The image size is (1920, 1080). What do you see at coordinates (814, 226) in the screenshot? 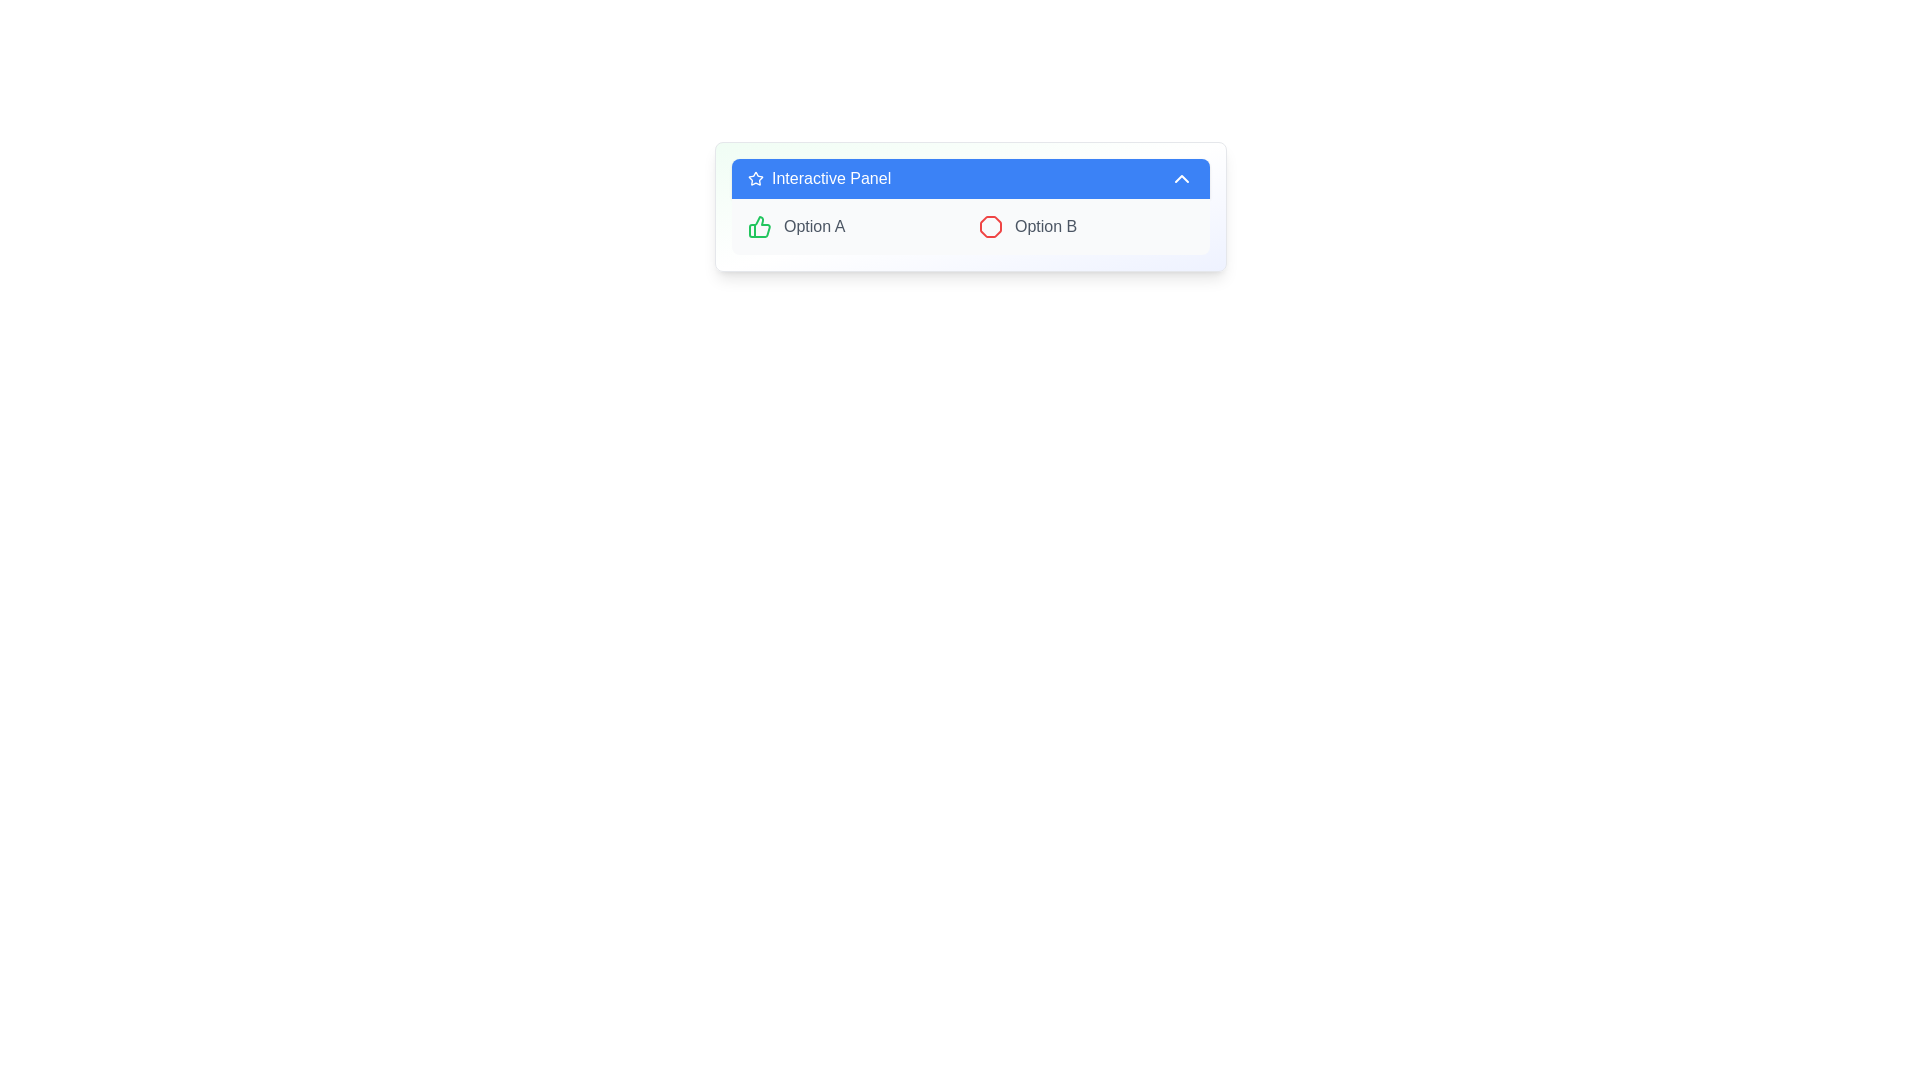
I see `the text label displaying 'Option A', which is the first option in a horizontal layout group following a thumbs-up icon` at bounding box center [814, 226].